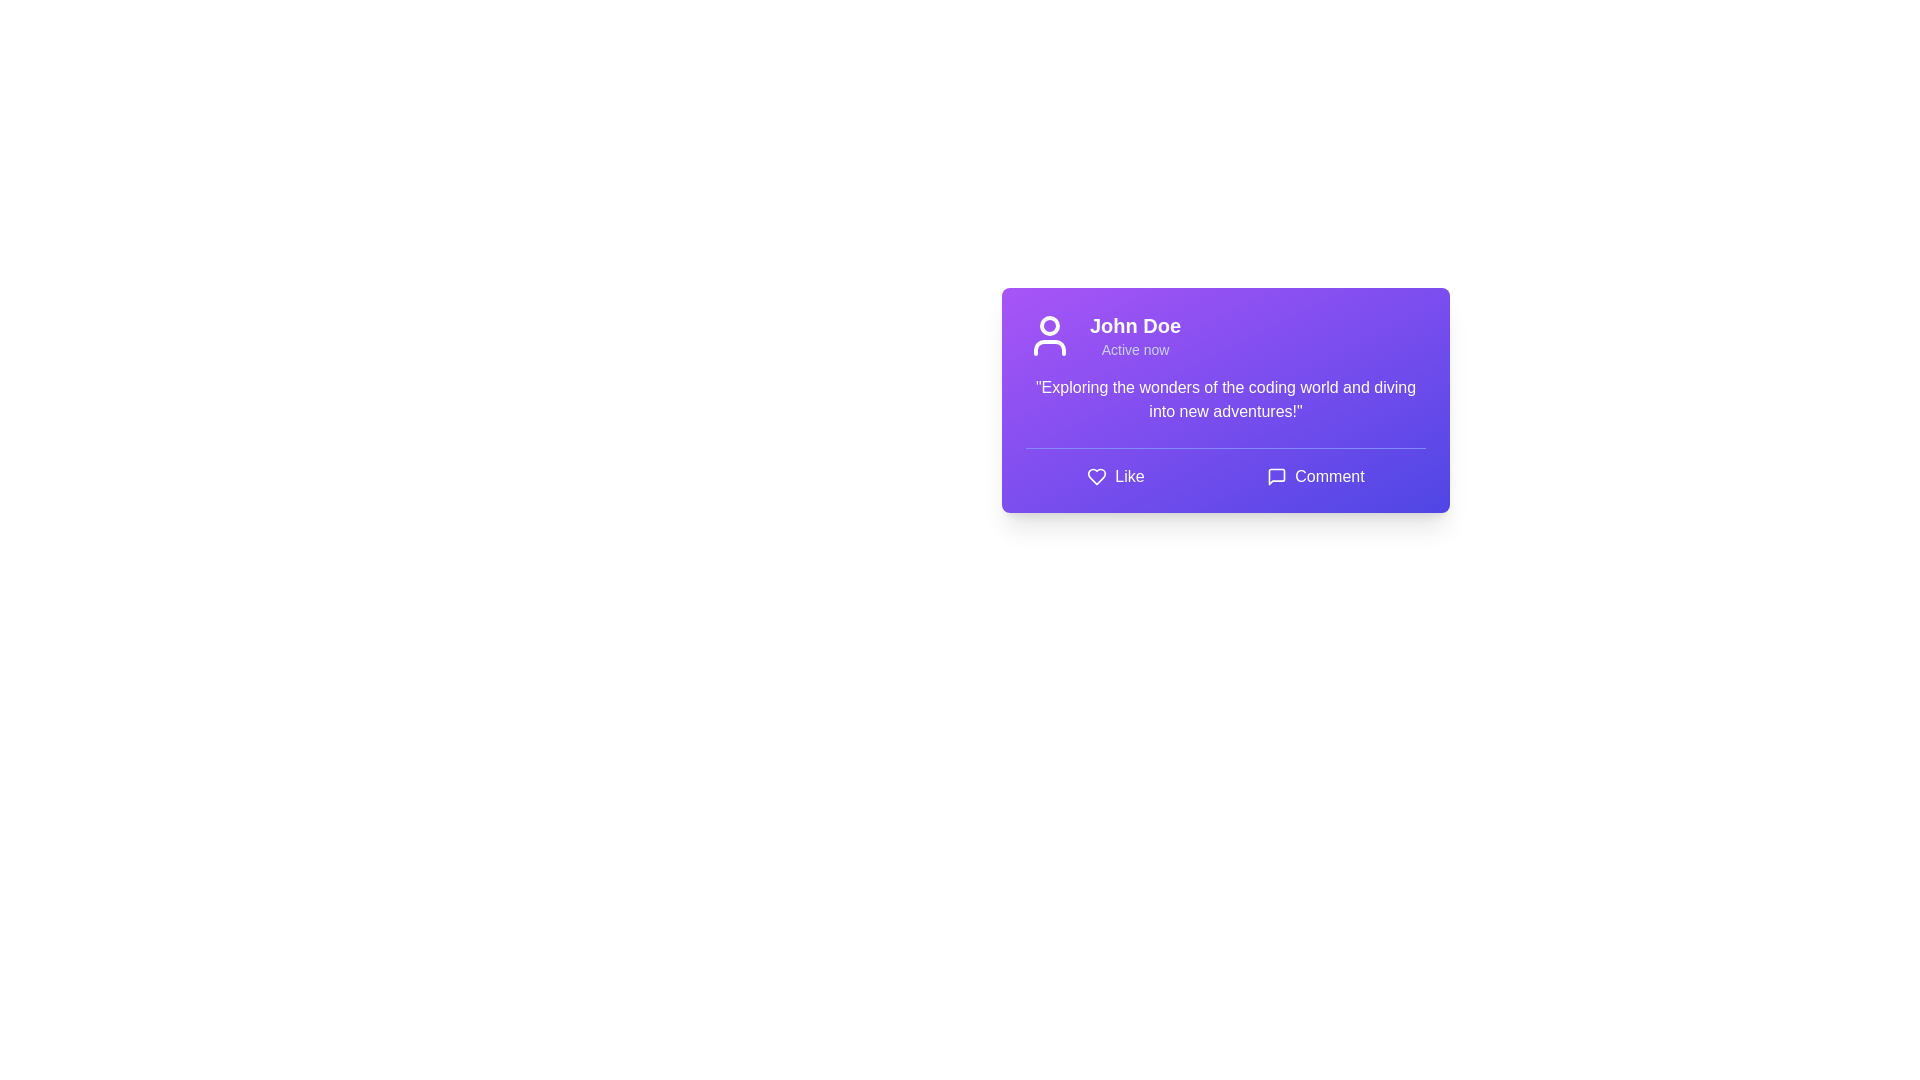 Image resolution: width=1920 pixels, height=1080 pixels. I want to click on the speech bubble icon next to the 'Comment' label on the purple background, so click(1276, 477).